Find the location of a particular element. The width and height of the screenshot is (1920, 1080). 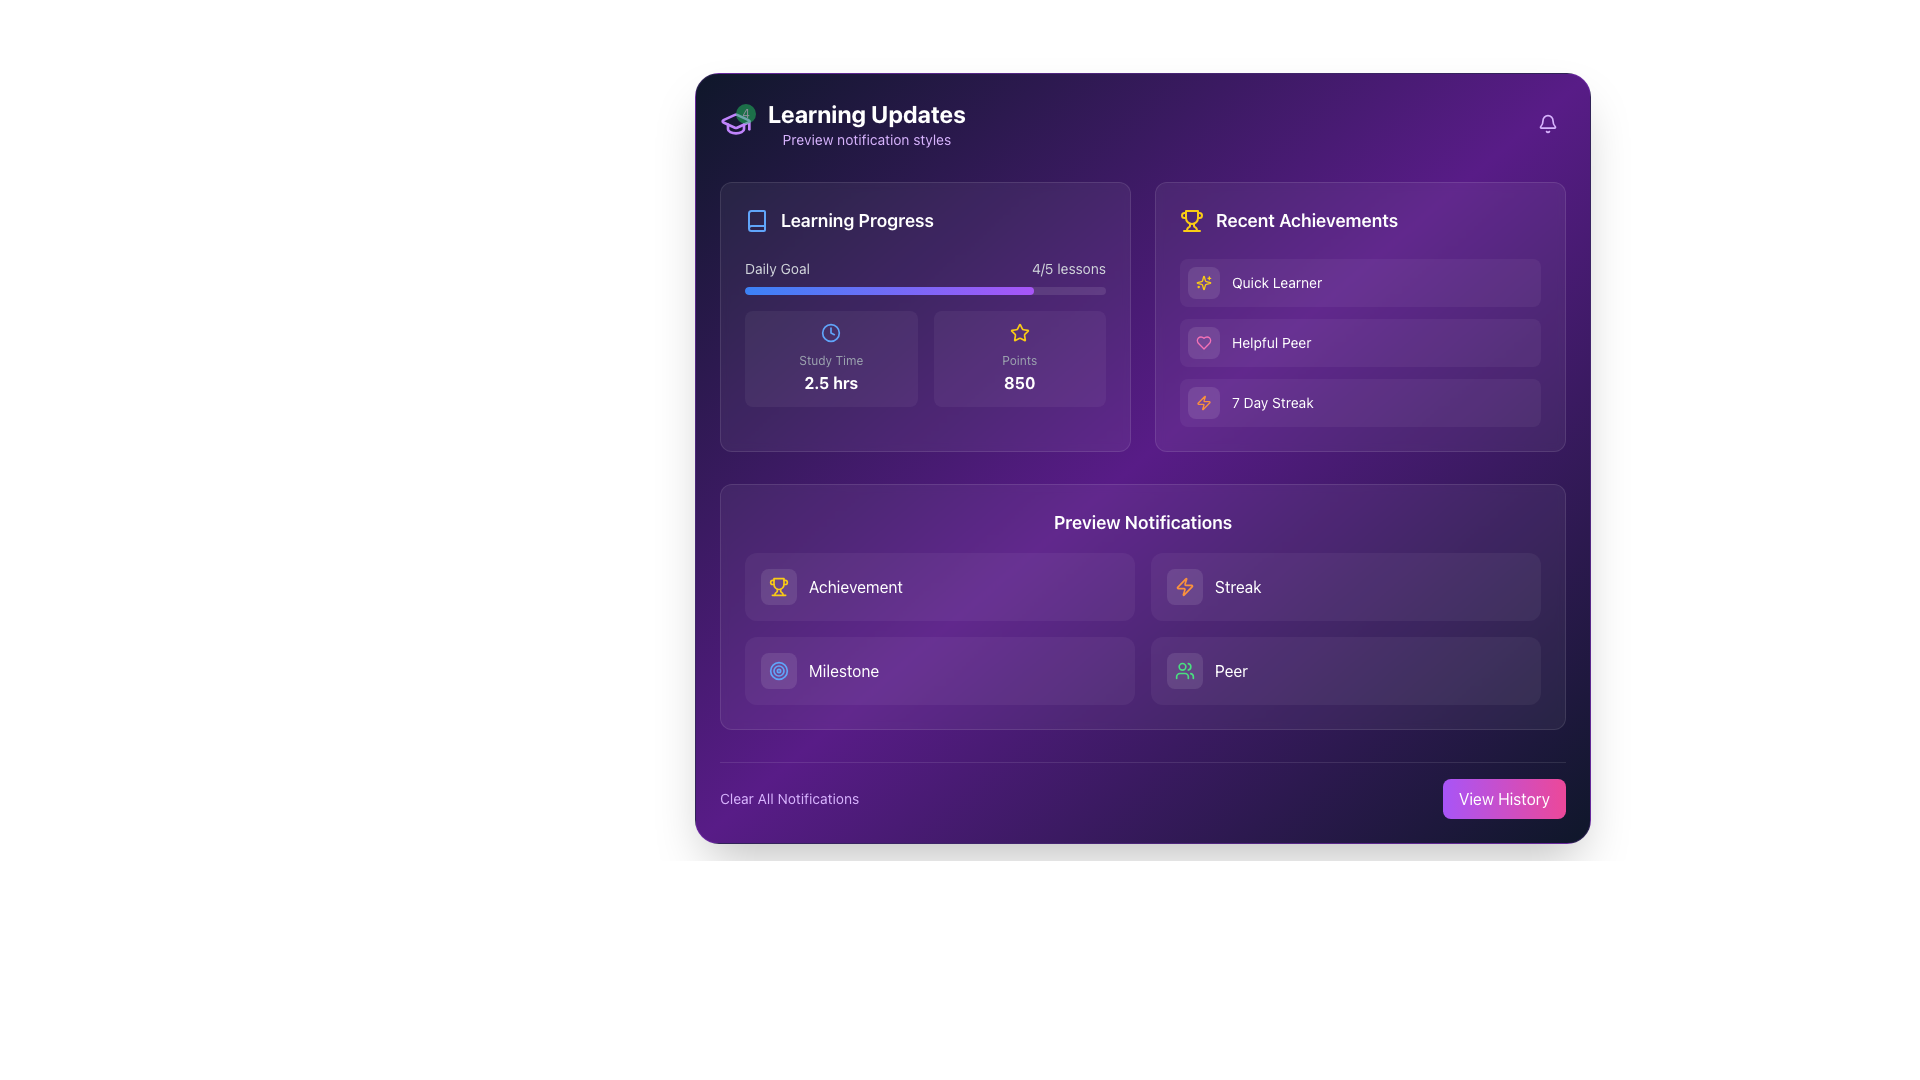

green circular Notification badge displaying the count value '4' located above the 'Learning Updates' header is located at coordinates (734, 123).